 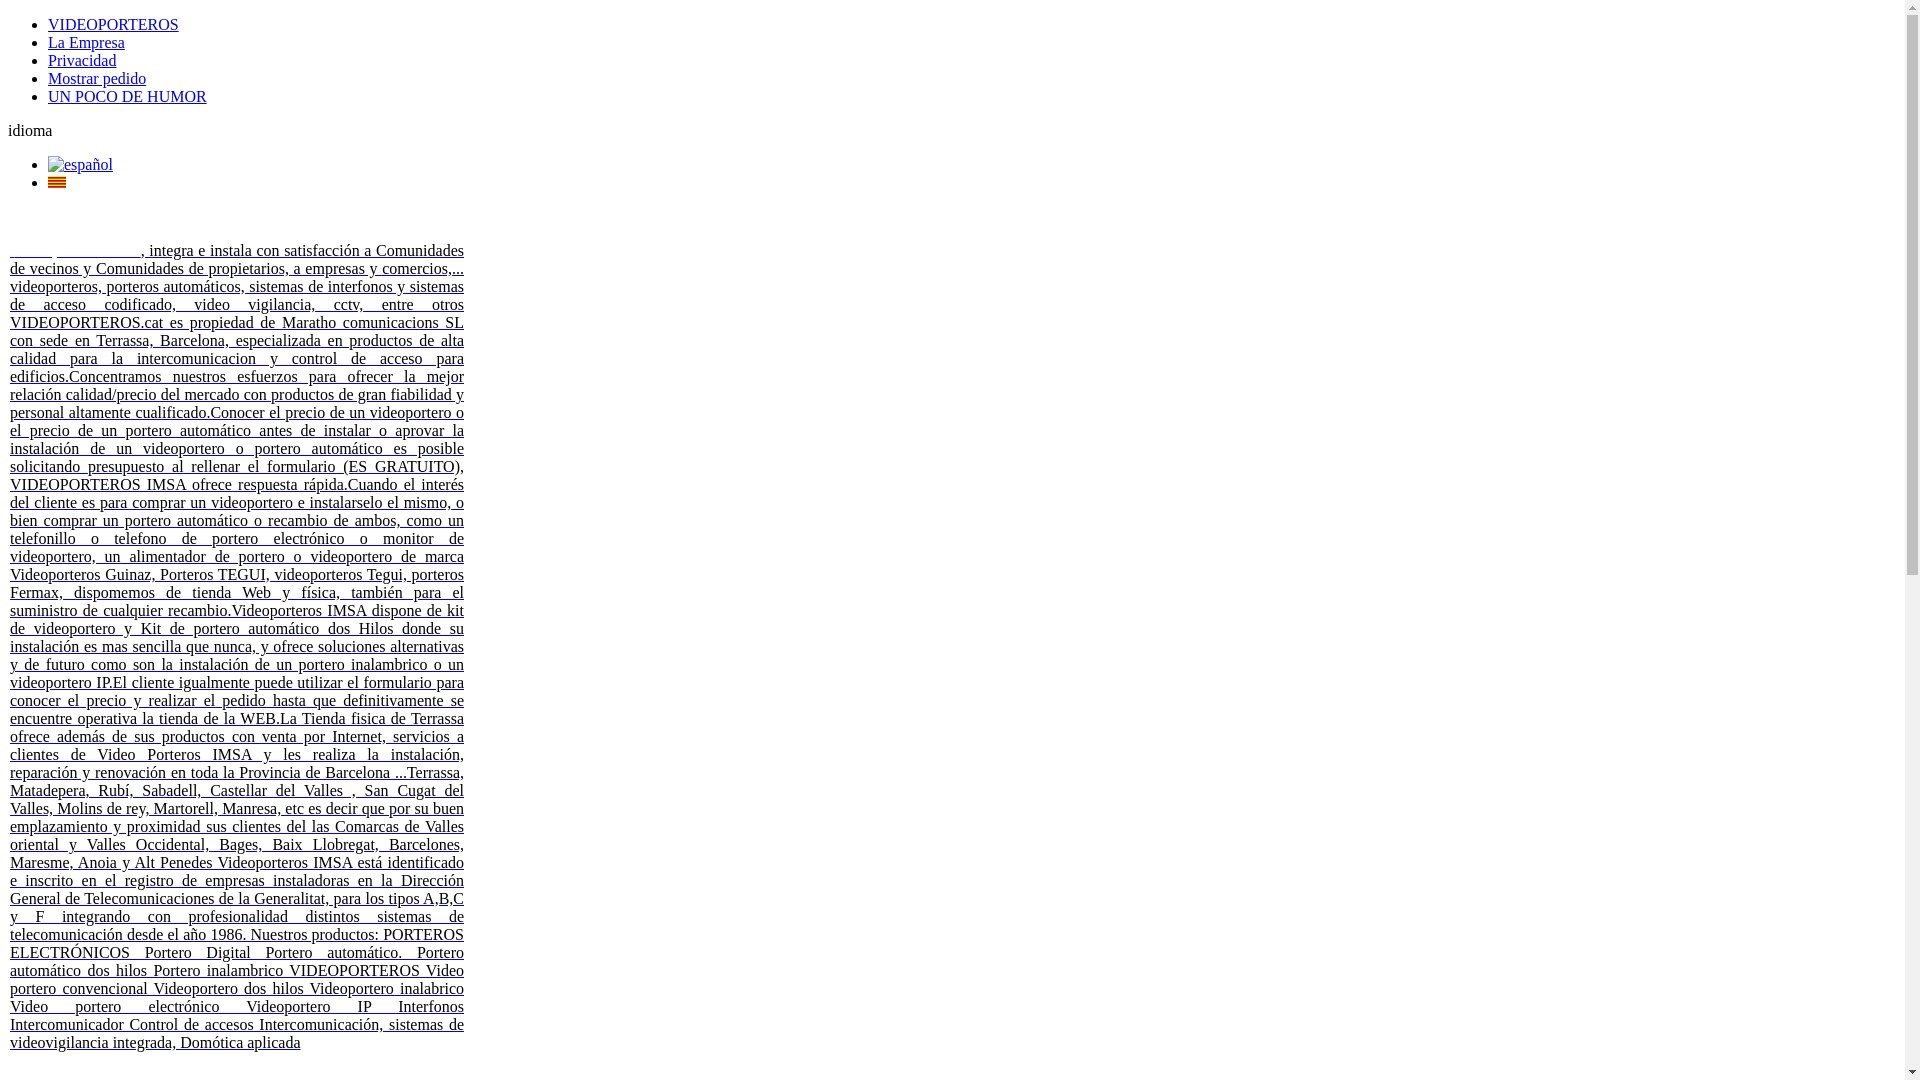 What do you see at coordinates (12, 249) in the screenshot?
I see `' '` at bounding box center [12, 249].